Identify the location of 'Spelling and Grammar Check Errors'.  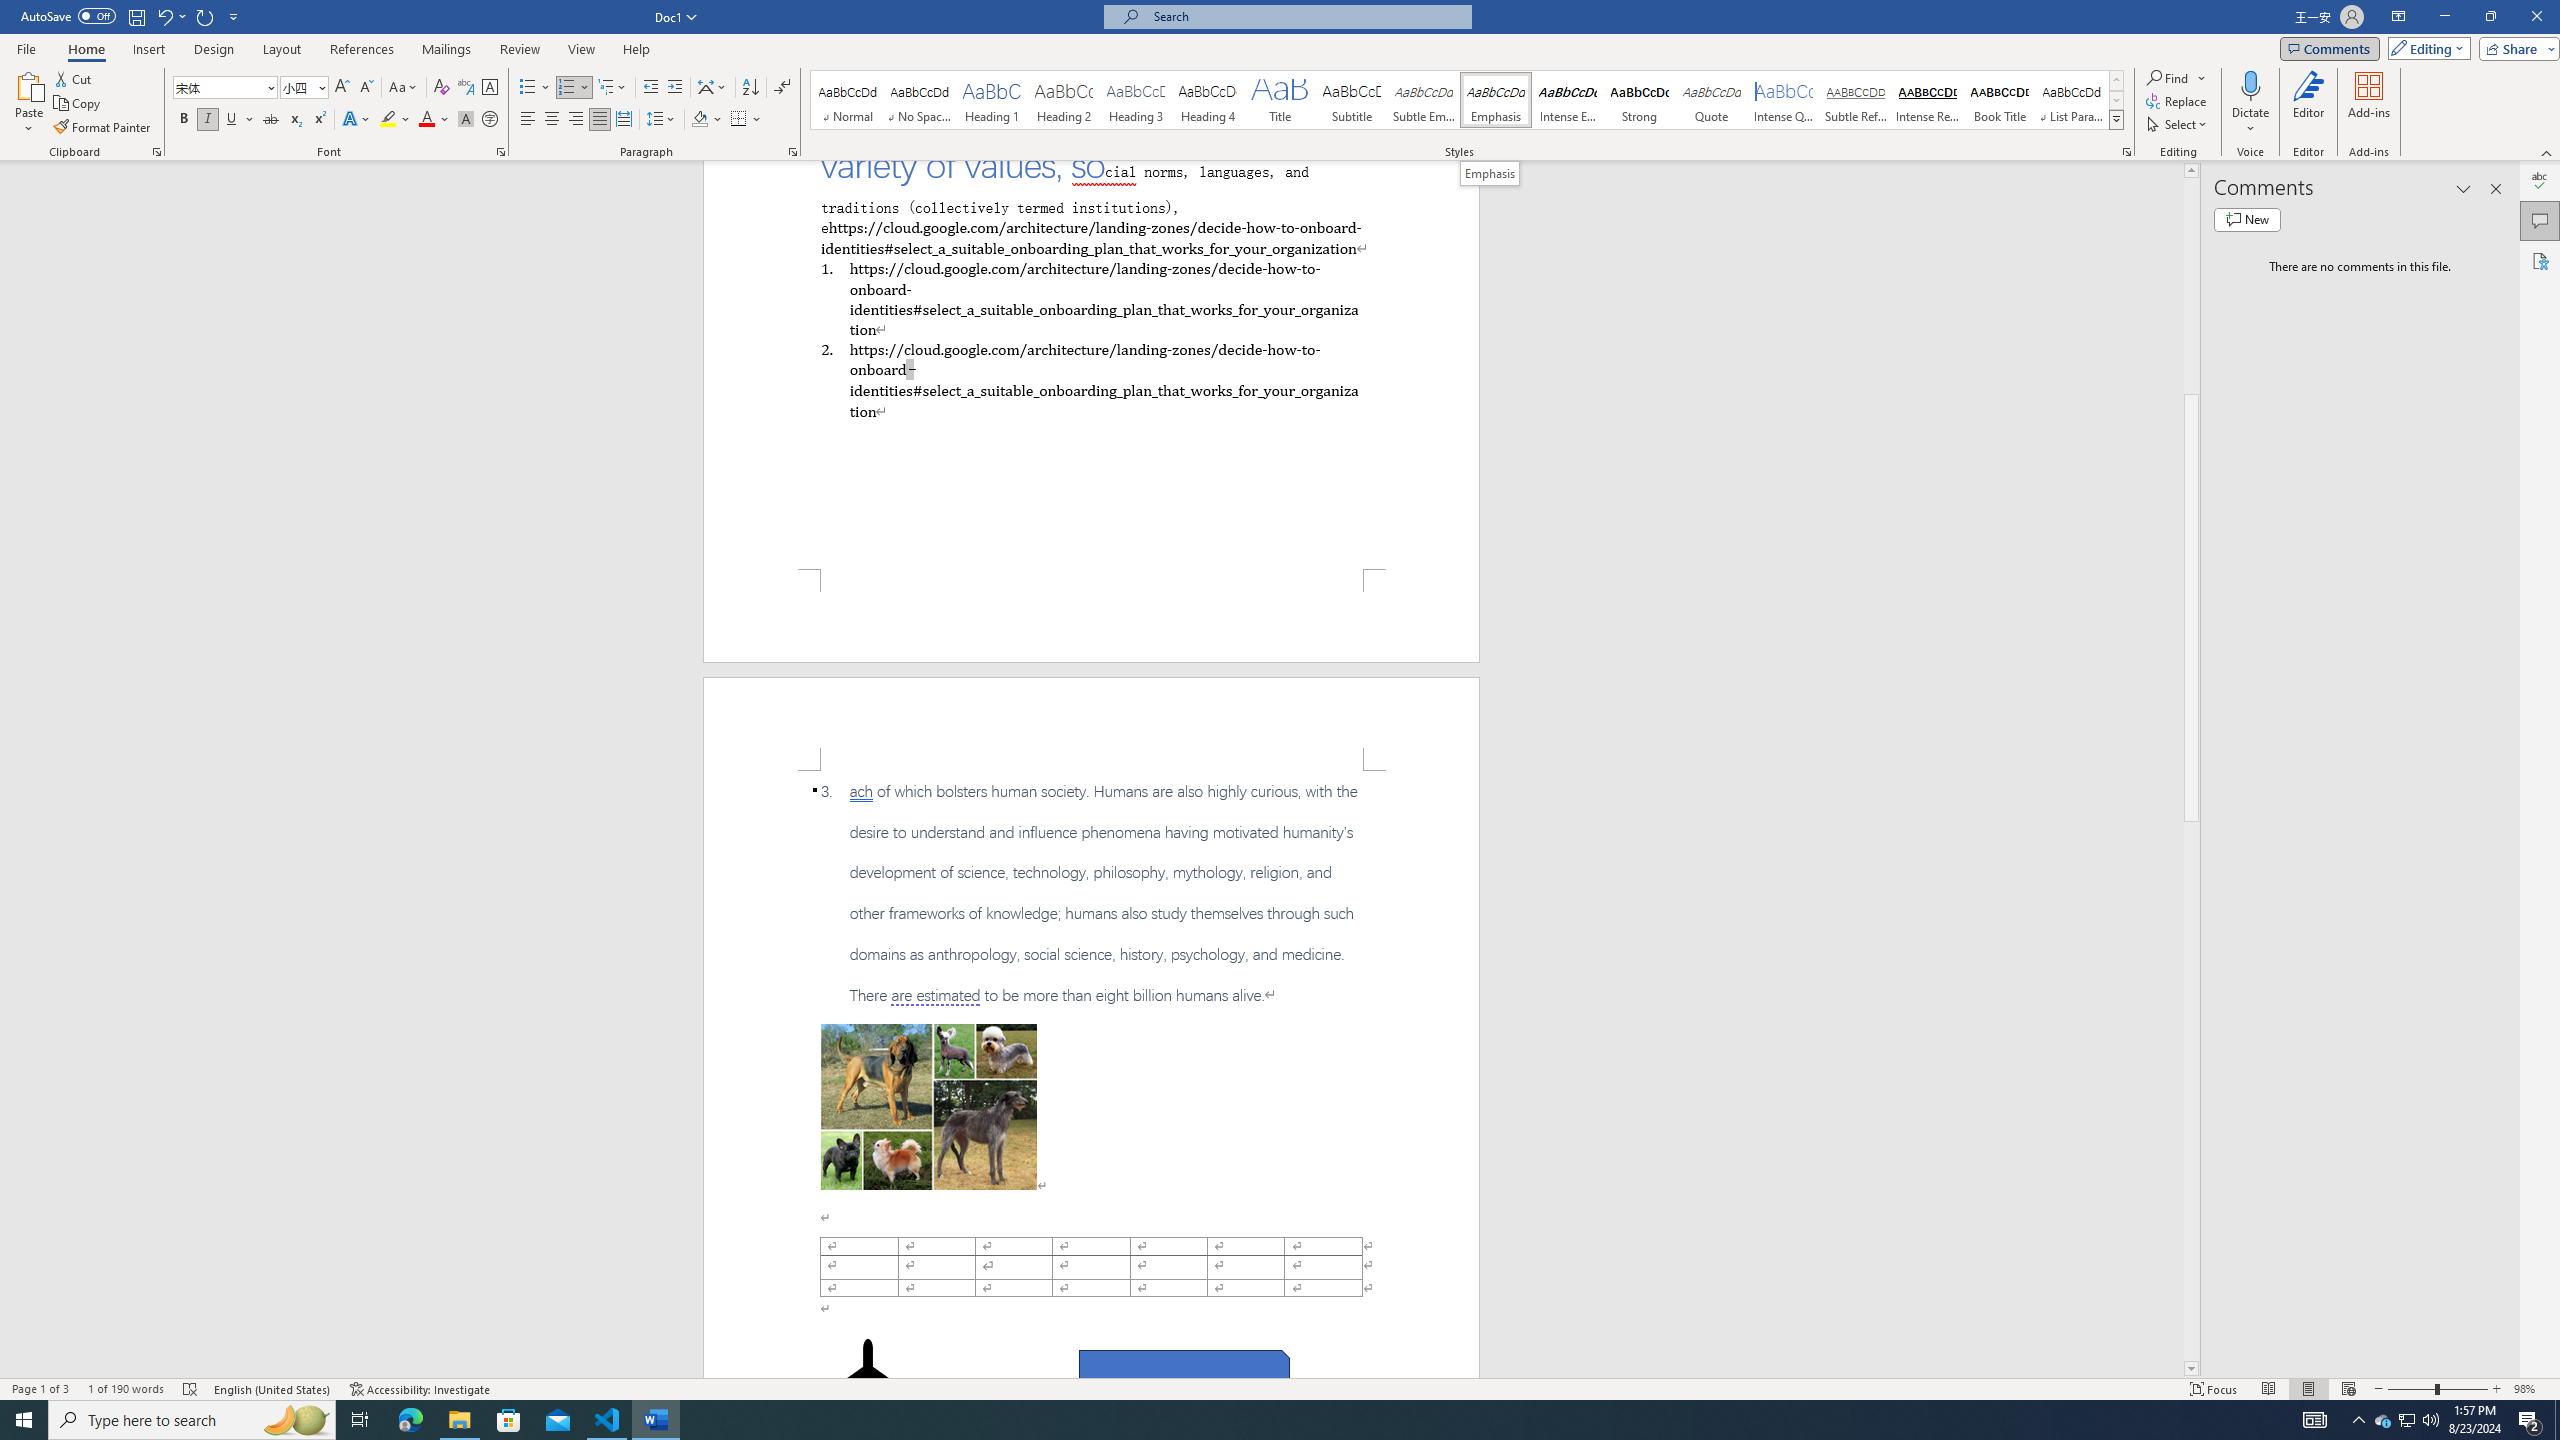
(189, 1389).